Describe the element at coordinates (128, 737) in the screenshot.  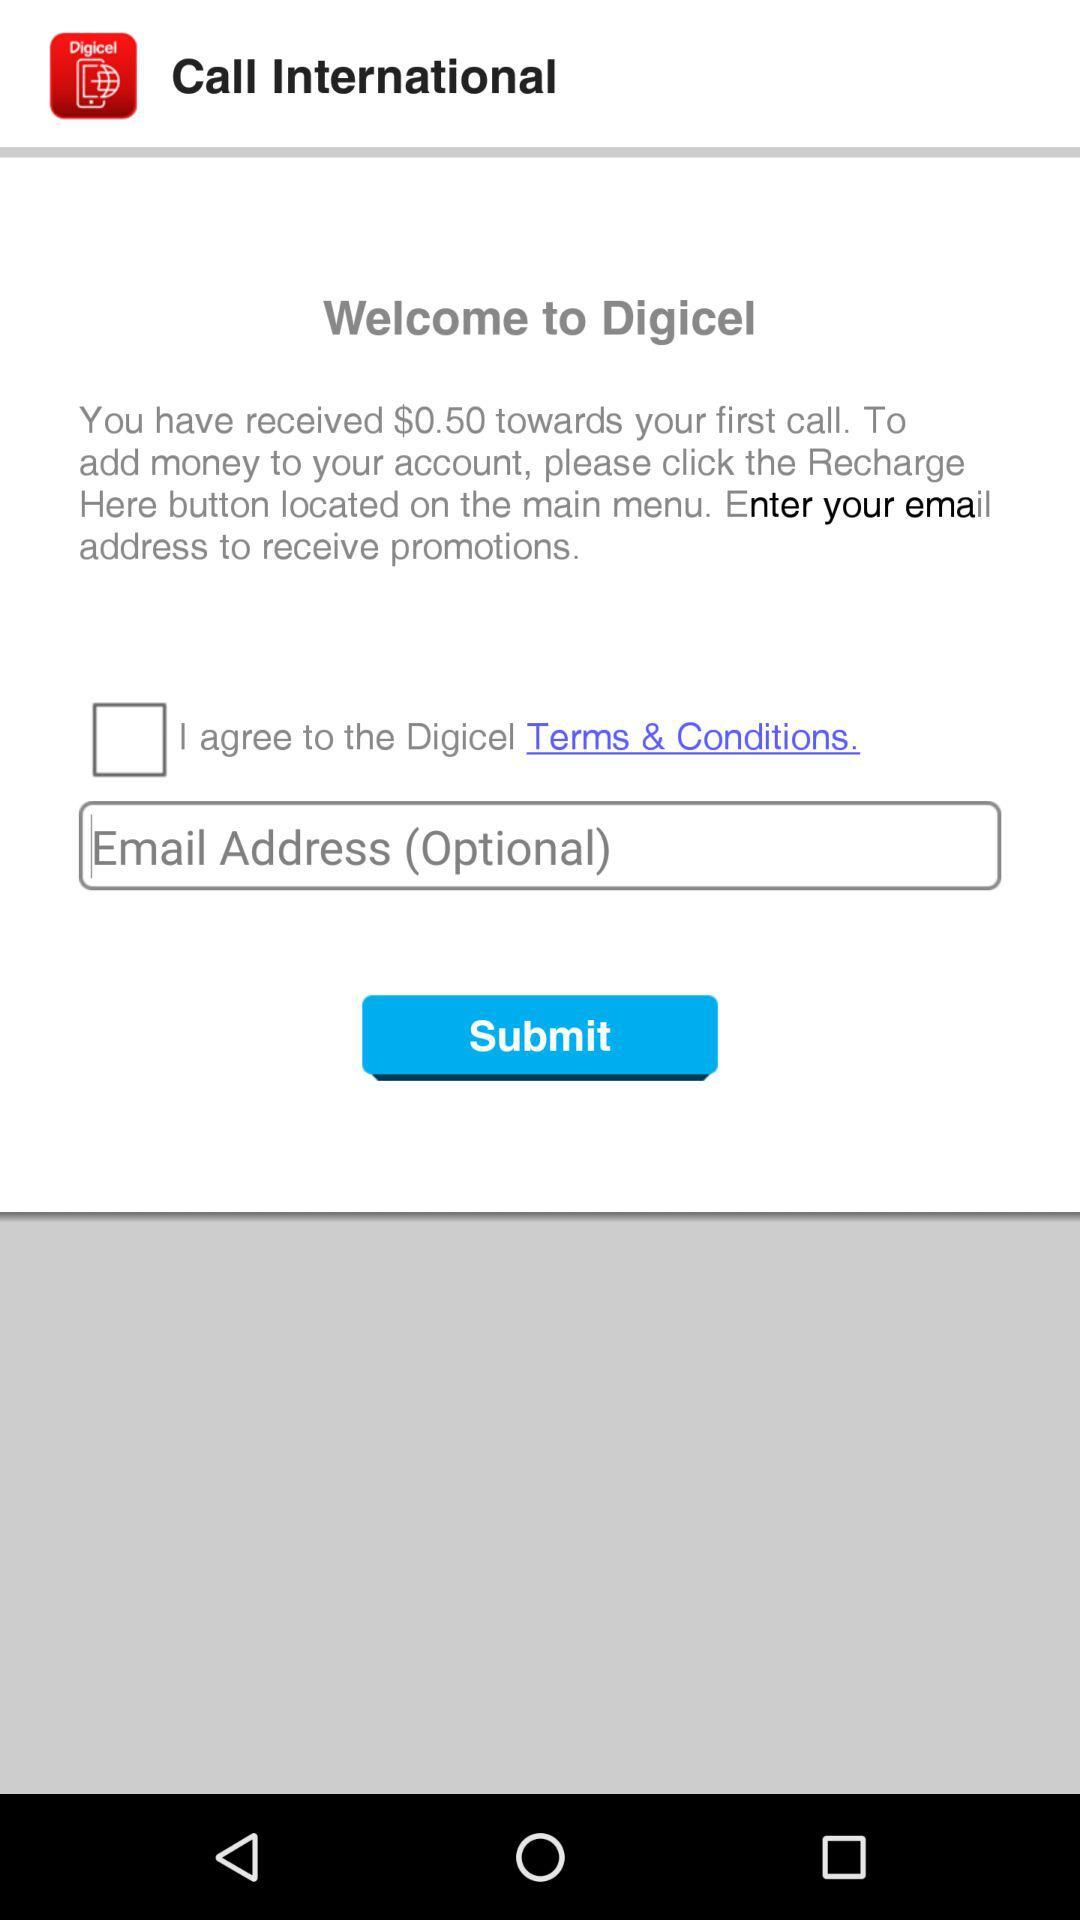
I see `the app below the you have received icon` at that location.